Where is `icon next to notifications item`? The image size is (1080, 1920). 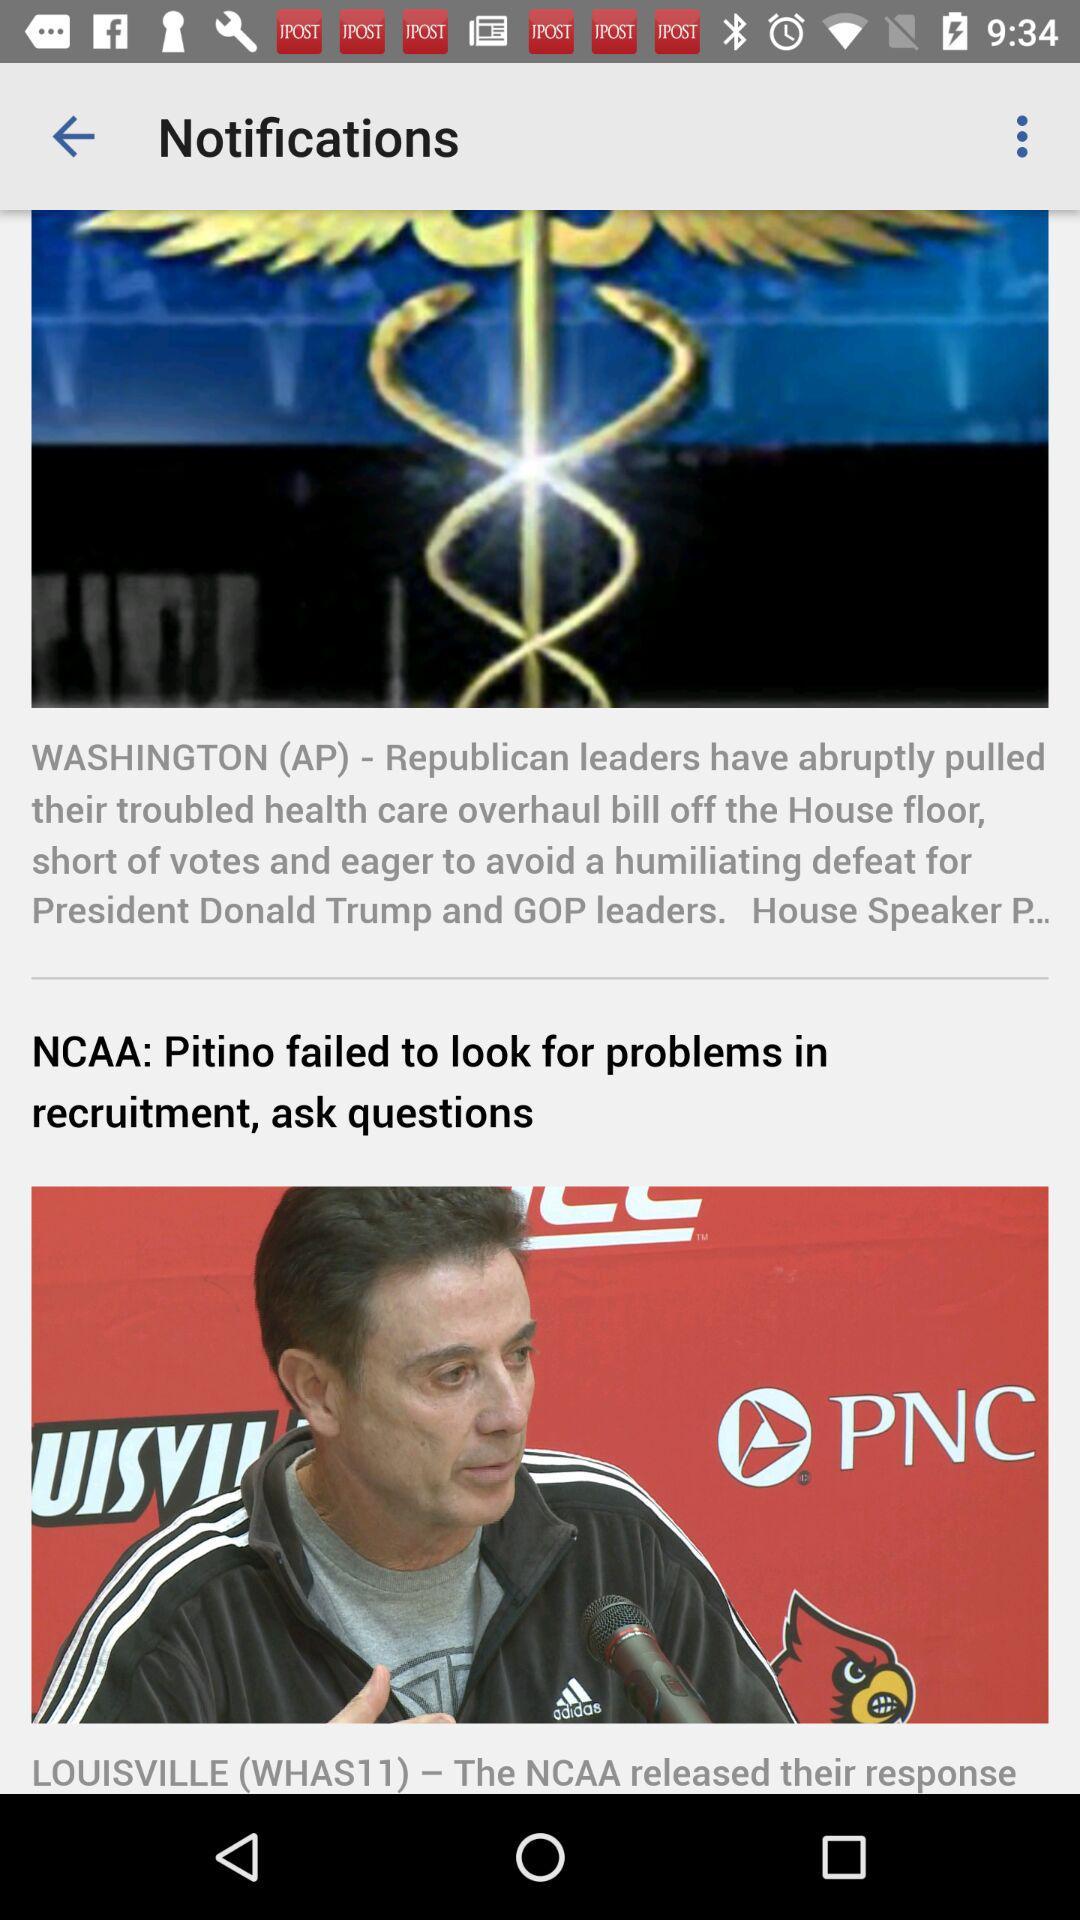 icon next to notifications item is located at coordinates (72, 135).